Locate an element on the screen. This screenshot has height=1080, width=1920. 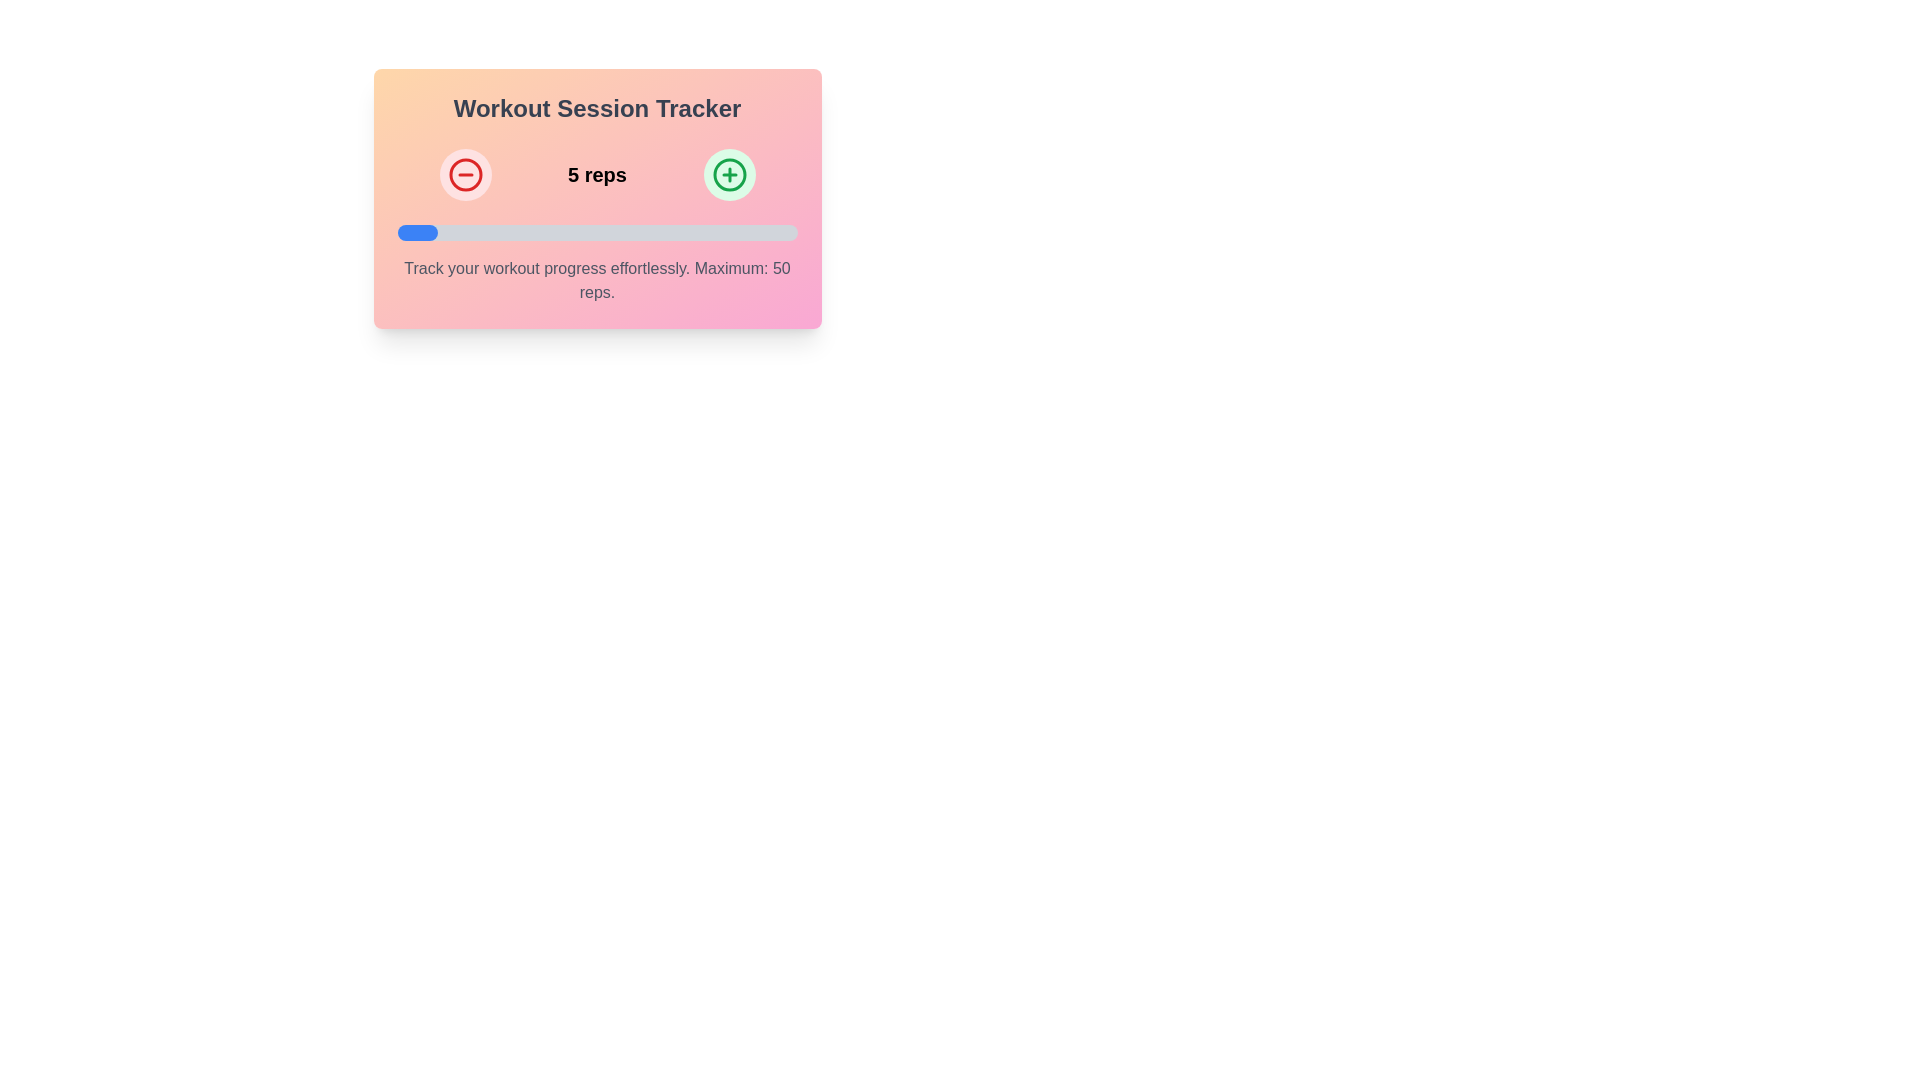
the green circular button with a plus symbol located to the right of the repetition count display is located at coordinates (728, 173).